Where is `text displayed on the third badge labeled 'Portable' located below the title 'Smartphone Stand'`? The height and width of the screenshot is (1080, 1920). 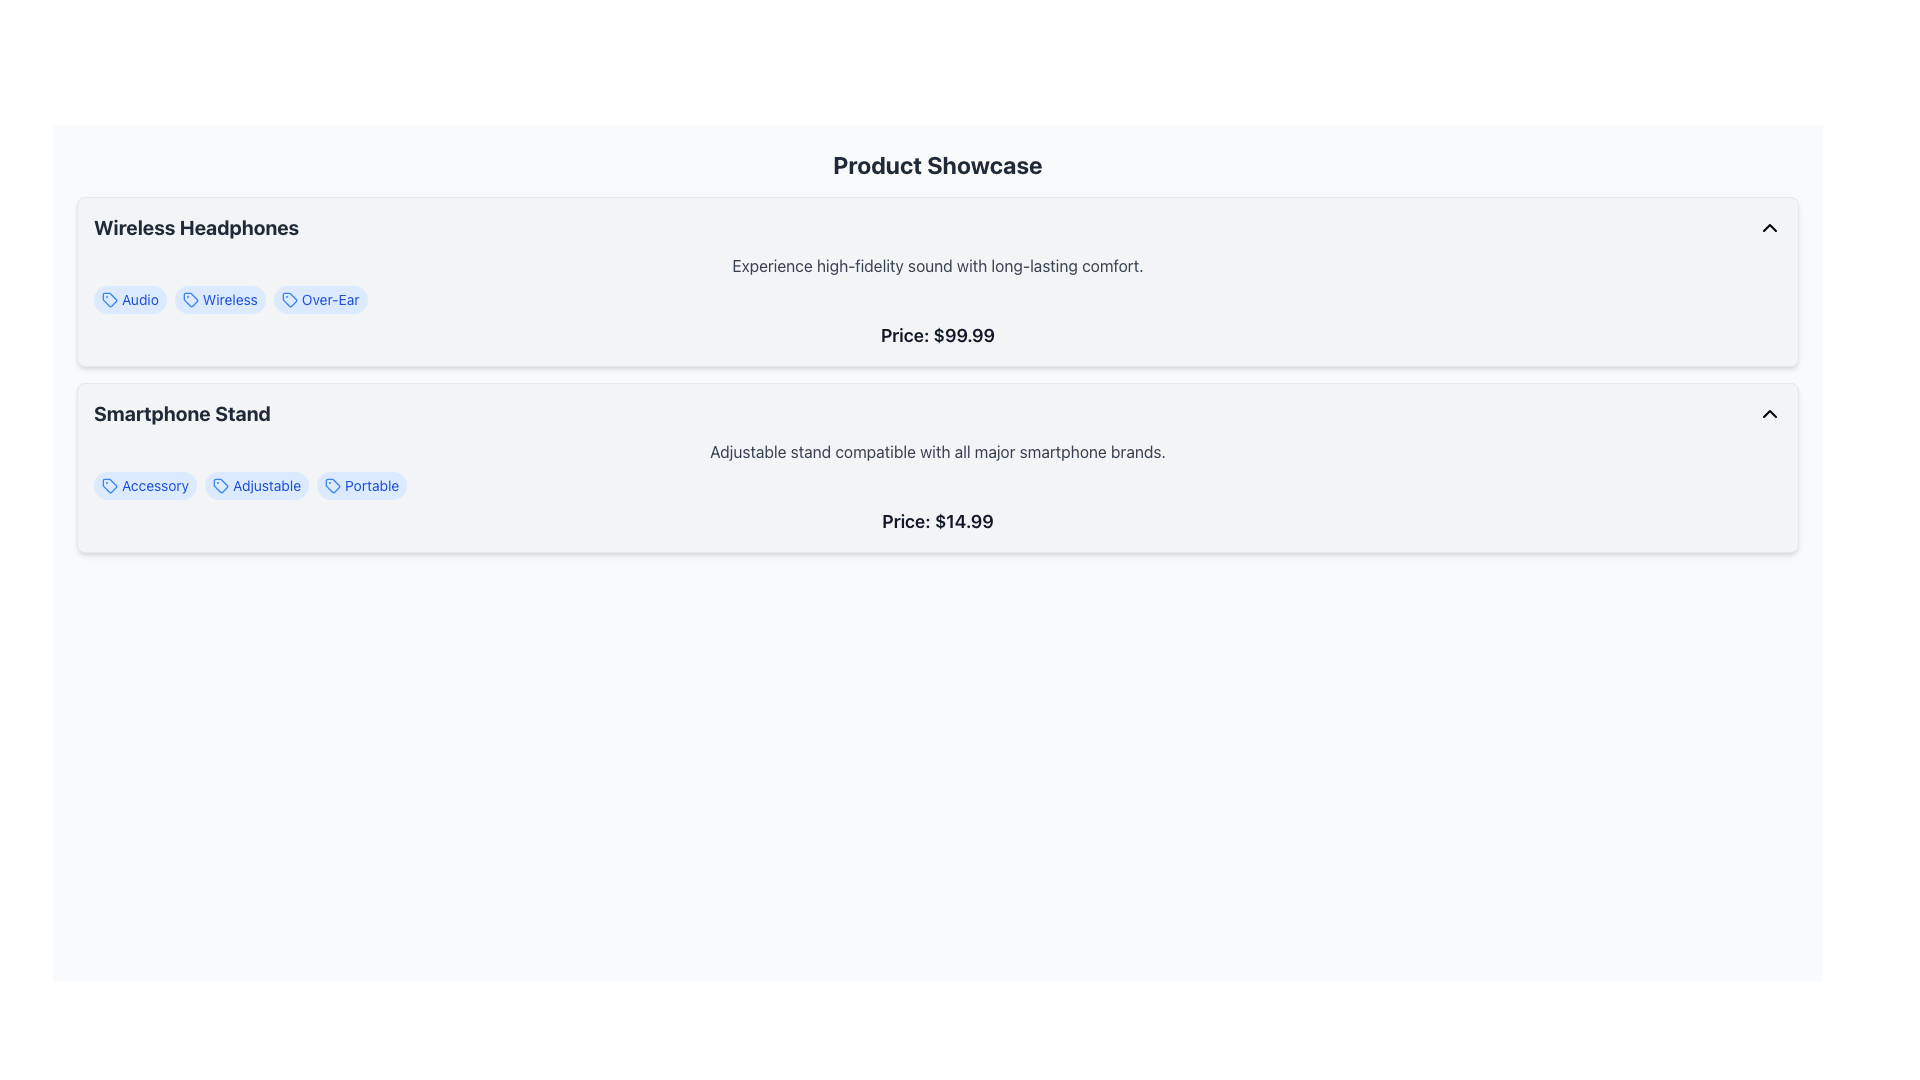 text displayed on the third badge labeled 'Portable' located below the title 'Smartphone Stand' is located at coordinates (362, 486).